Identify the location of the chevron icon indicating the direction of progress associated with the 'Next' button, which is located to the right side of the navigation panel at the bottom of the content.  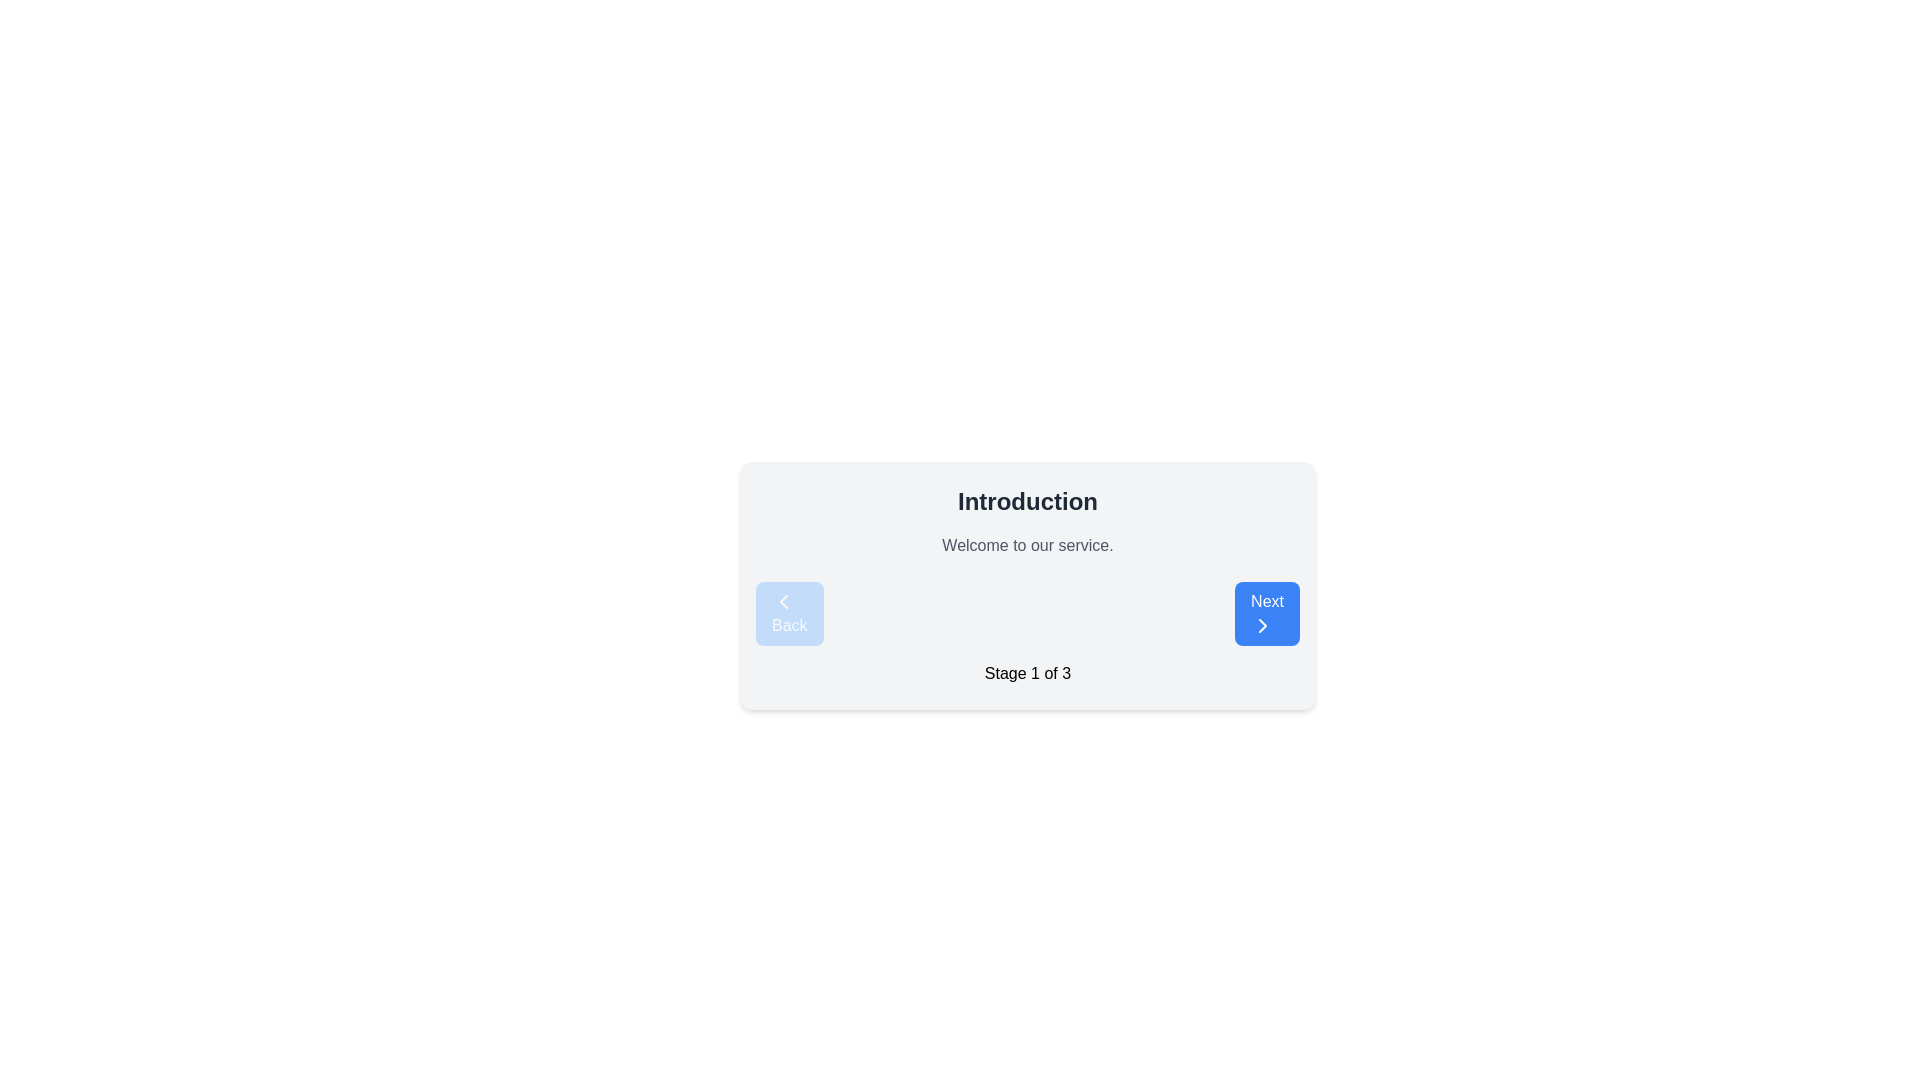
(1262, 624).